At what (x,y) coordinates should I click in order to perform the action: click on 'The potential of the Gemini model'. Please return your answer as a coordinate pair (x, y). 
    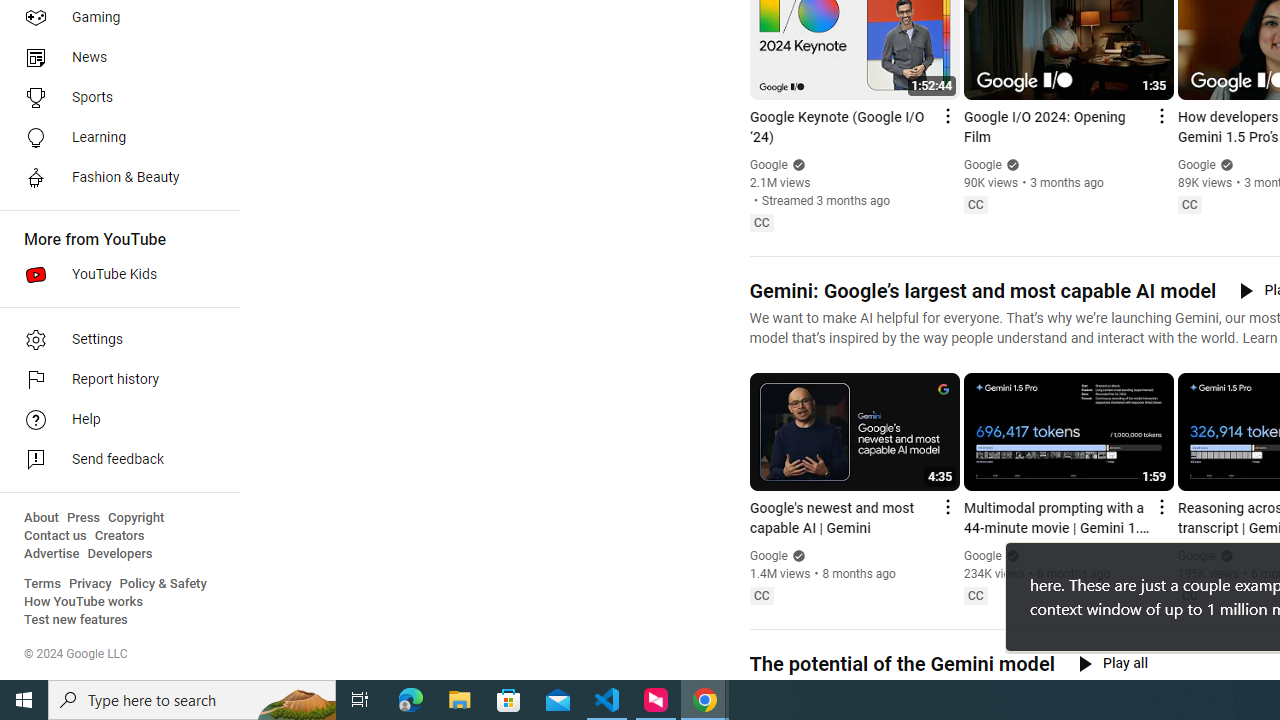
    Looking at the image, I should click on (900, 664).